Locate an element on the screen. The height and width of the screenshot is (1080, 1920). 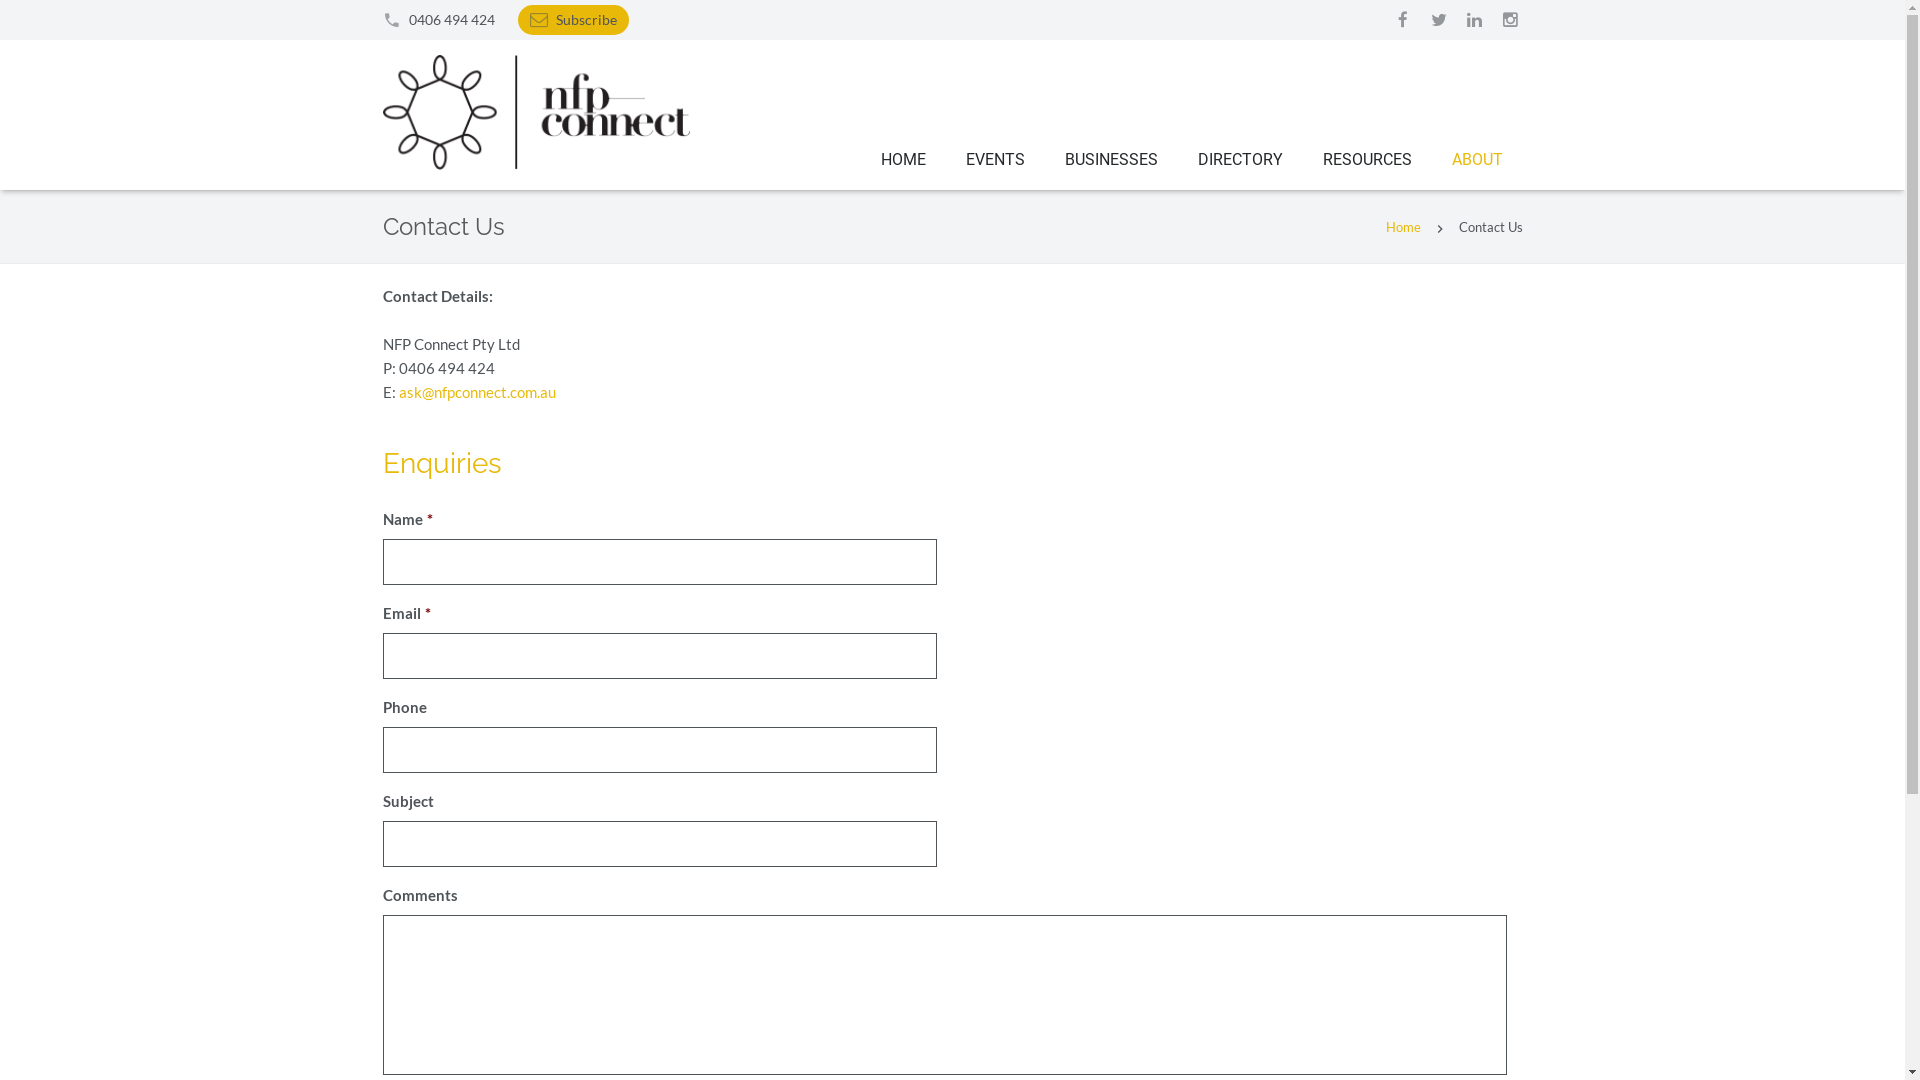
'DIRECTORY' is located at coordinates (1177, 158).